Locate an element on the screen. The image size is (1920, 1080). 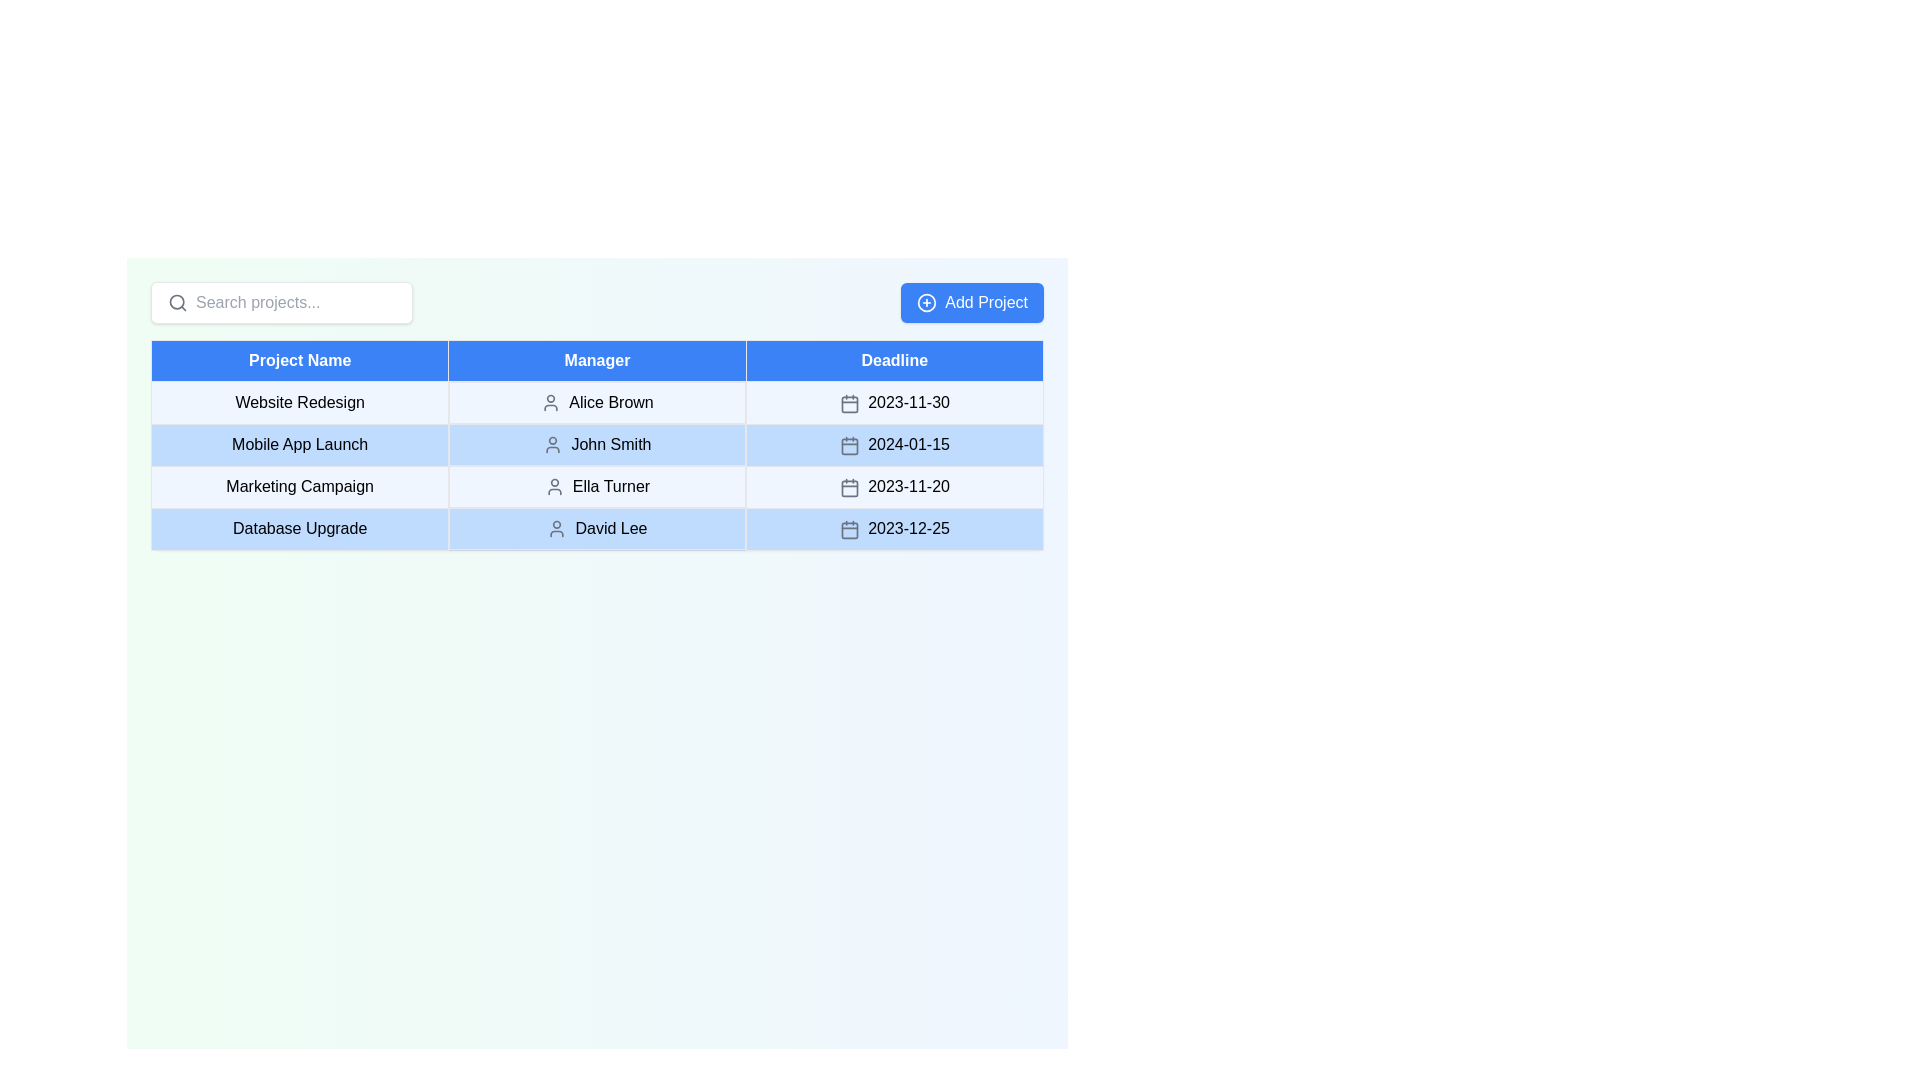
the Date display element showing '2023-12-25' with a calendar icon located in the fourth row under the 'Deadline' column of a tabular interface is located at coordinates (893, 528).